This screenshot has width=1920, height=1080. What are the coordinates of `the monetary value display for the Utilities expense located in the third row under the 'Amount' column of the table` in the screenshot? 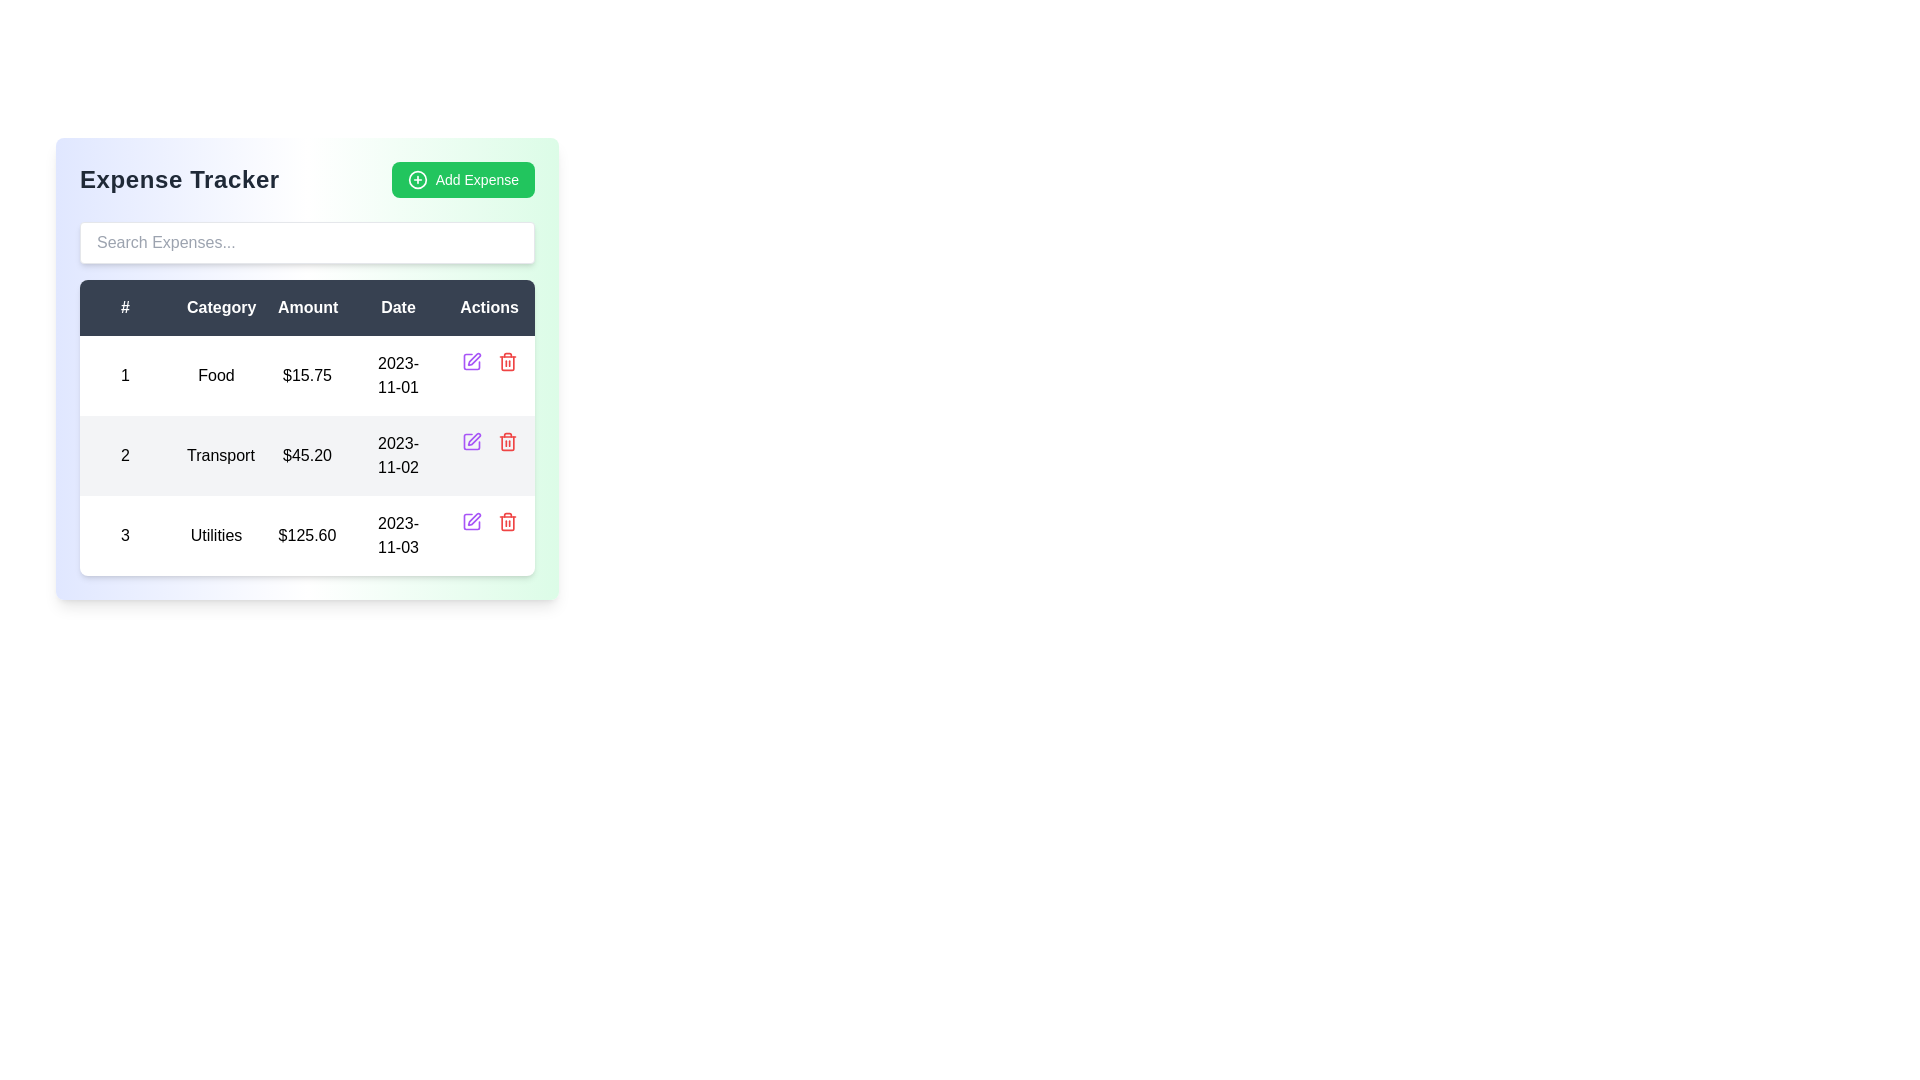 It's located at (306, 535).